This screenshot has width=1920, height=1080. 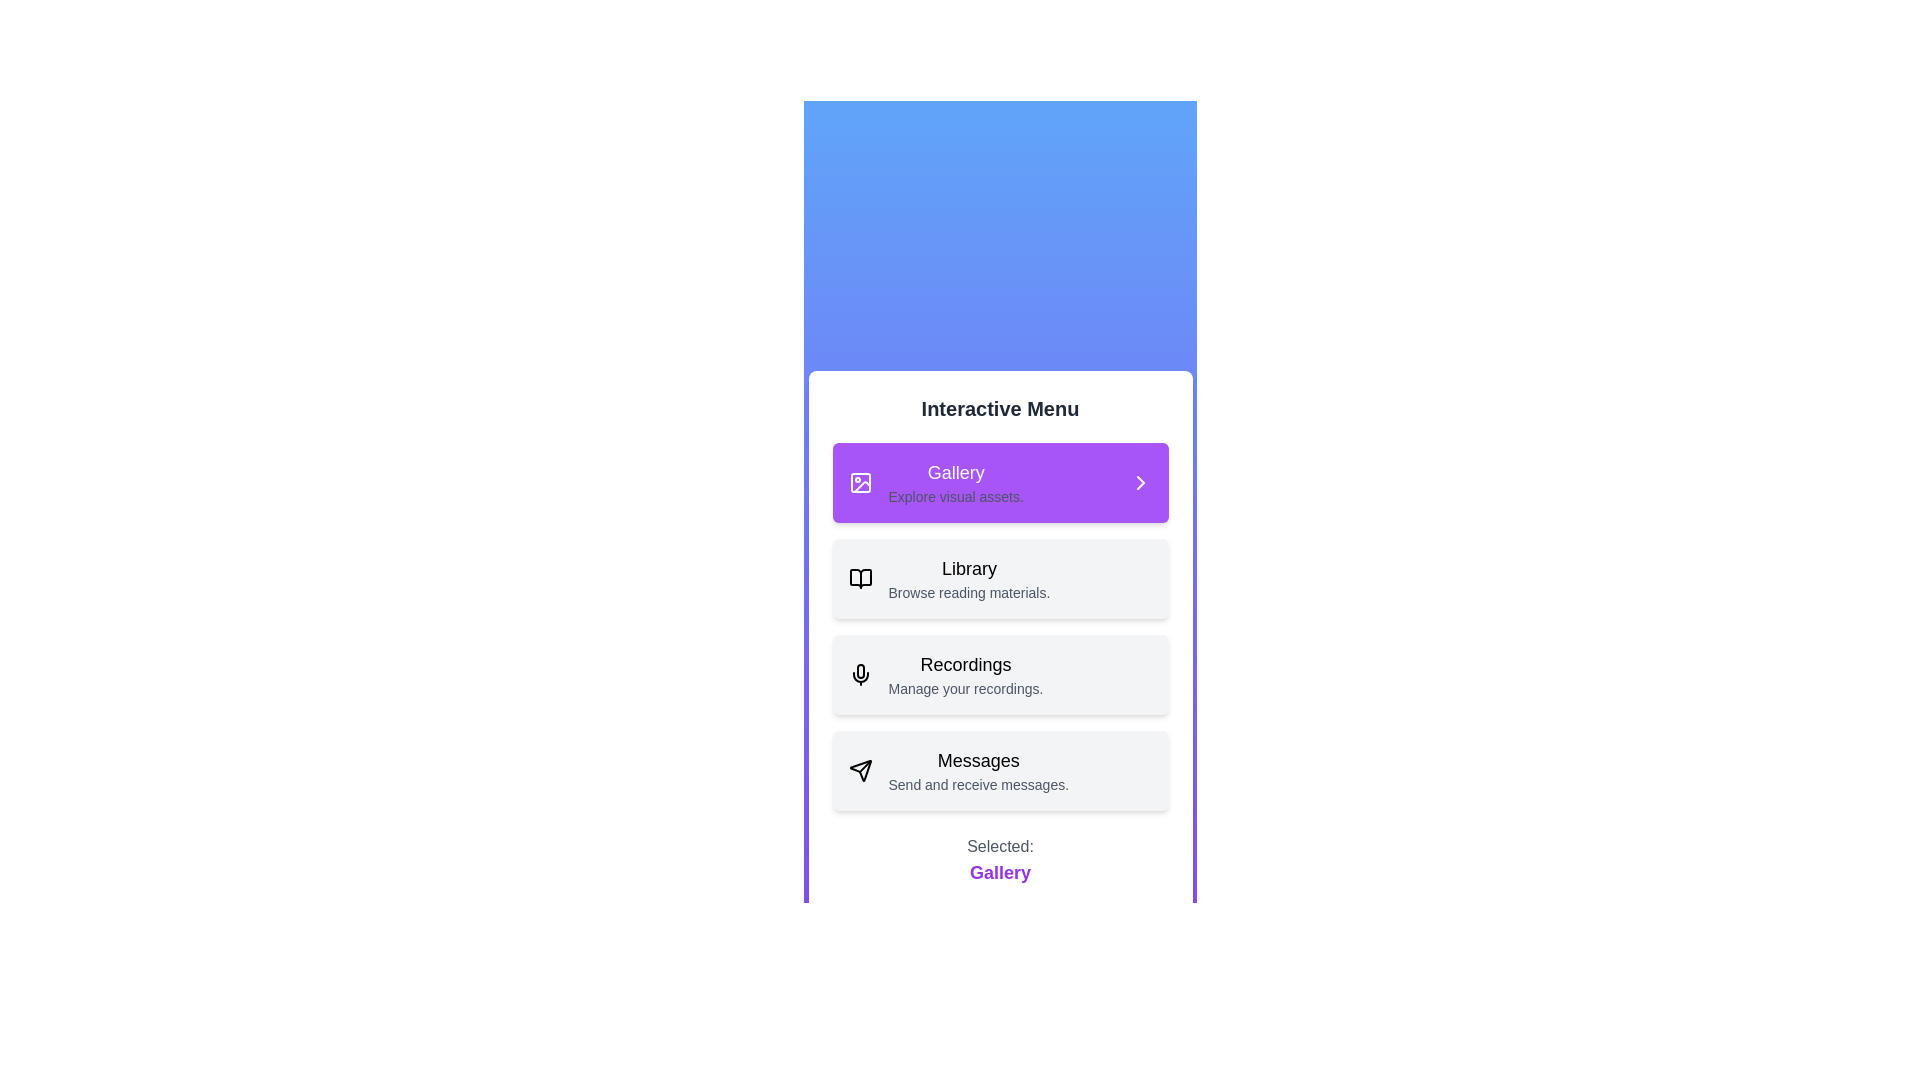 What do you see at coordinates (1000, 578) in the screenshot?
I see `the menu item Library` at bounding box center [1000, 578].